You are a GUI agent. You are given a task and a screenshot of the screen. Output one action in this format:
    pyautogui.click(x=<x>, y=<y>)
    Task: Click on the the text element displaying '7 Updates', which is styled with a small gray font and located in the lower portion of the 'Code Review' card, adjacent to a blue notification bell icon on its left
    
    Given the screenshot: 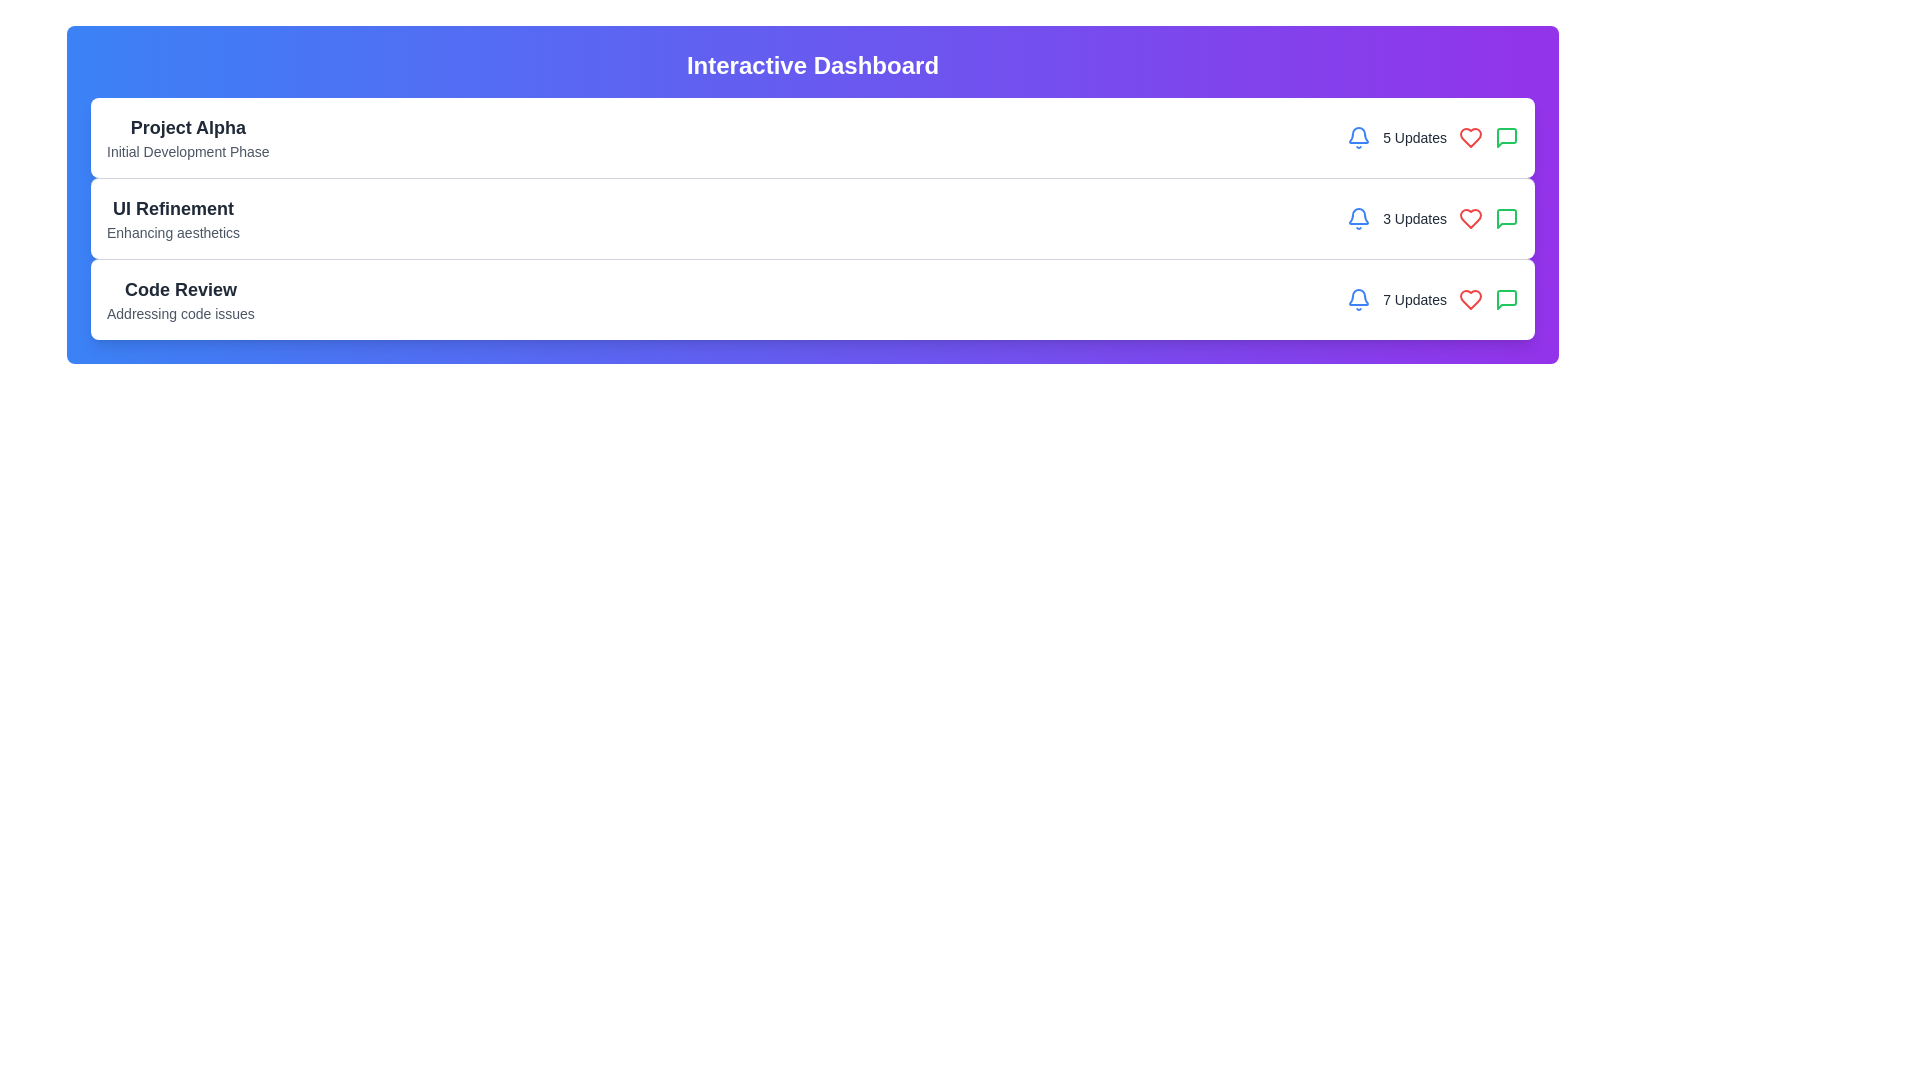 What is the action you would take?
    pyautogui.click(x=1432, y=300)
    